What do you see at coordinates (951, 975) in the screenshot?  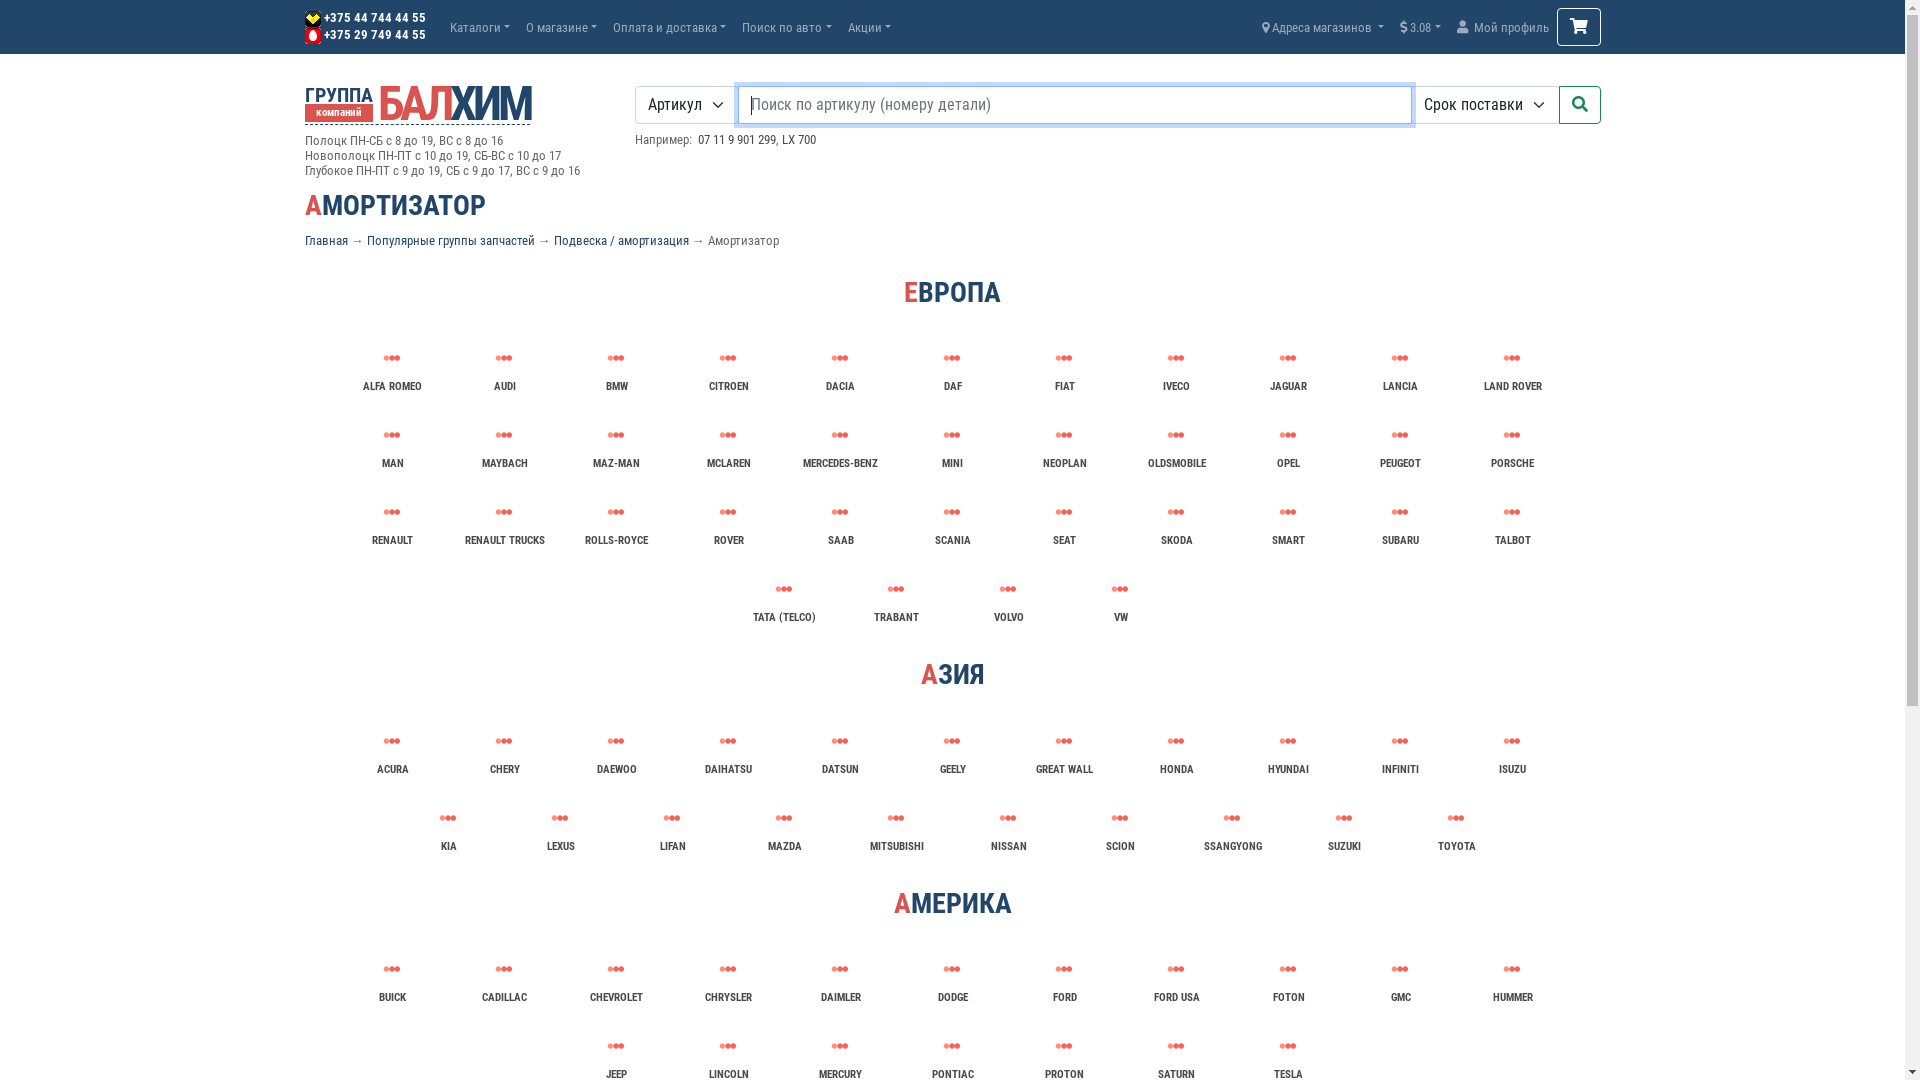 I see `'DODGE'` at bounding box center [951, 975].